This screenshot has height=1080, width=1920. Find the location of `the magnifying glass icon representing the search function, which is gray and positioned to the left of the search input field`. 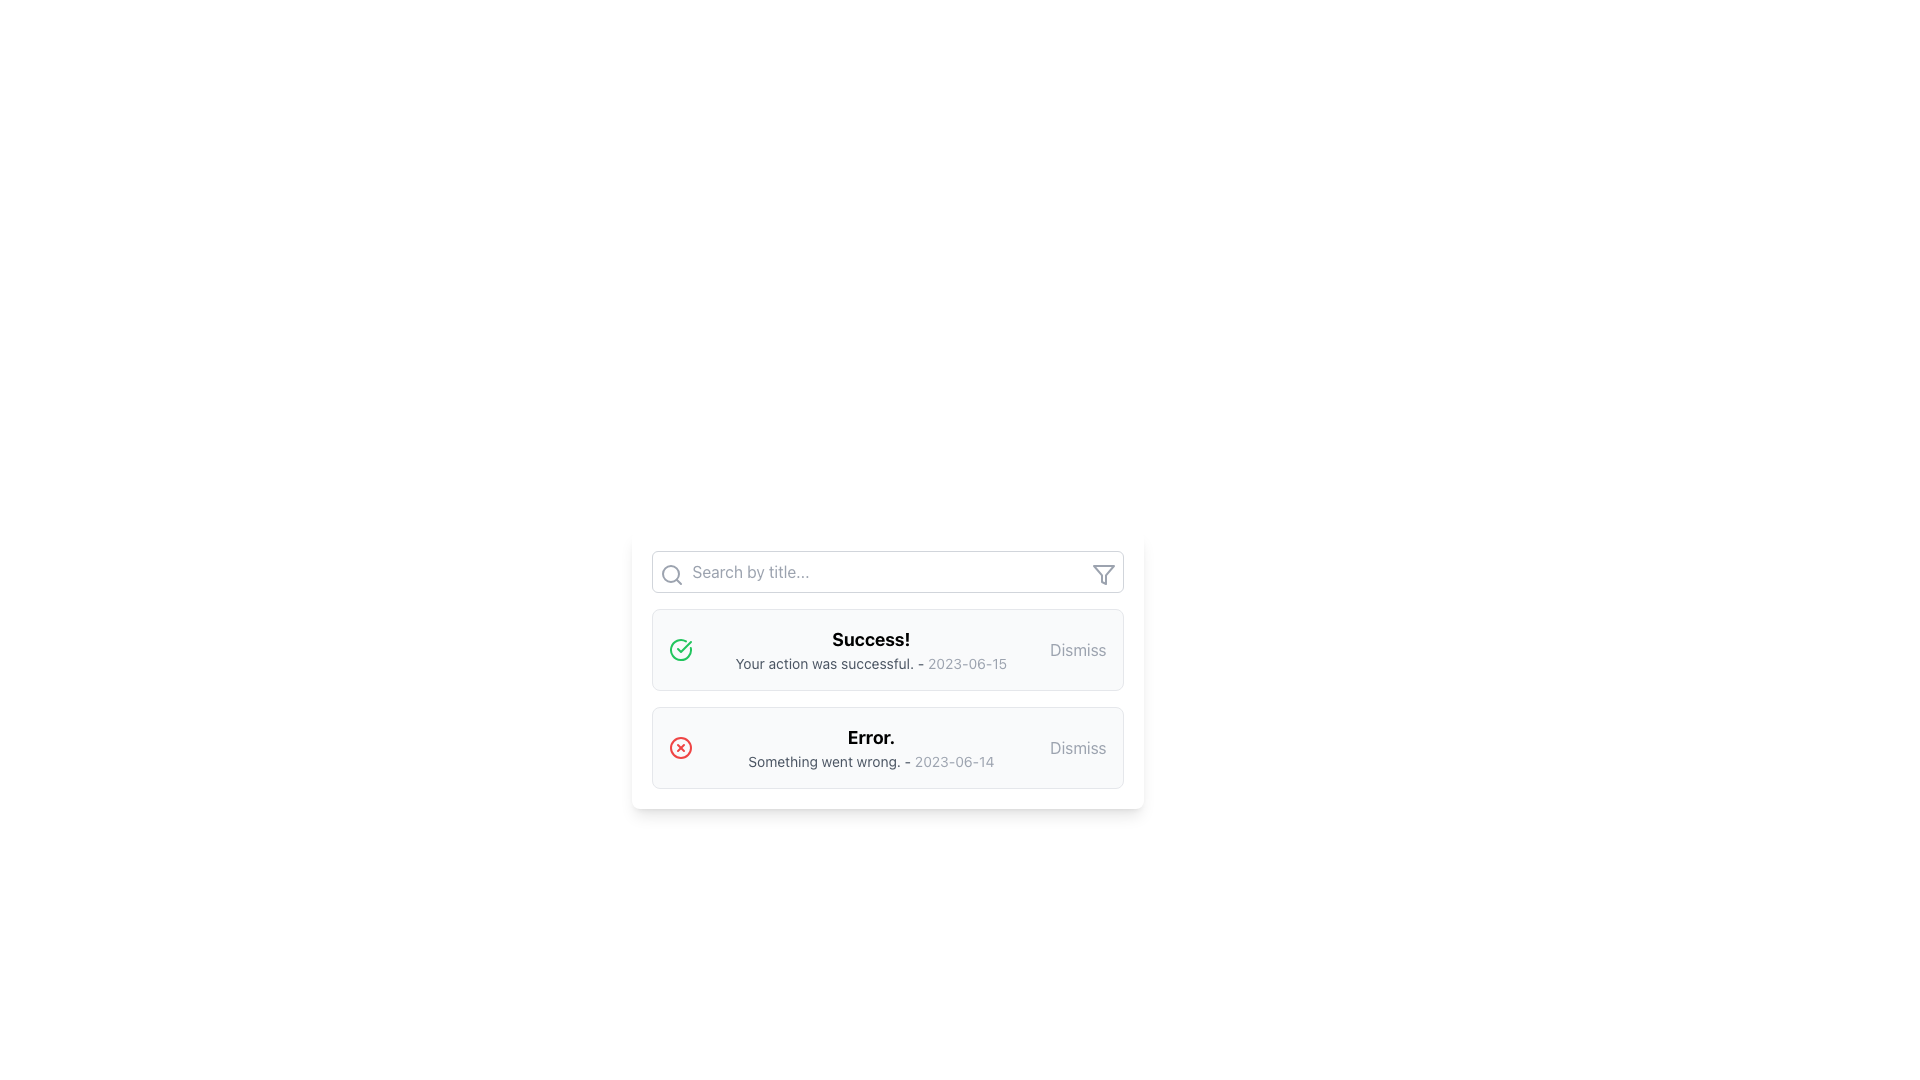

the magnifying glass icon representing the search function, which is gray and positioned to the left of the search input field is located at coordinates (671, 574).